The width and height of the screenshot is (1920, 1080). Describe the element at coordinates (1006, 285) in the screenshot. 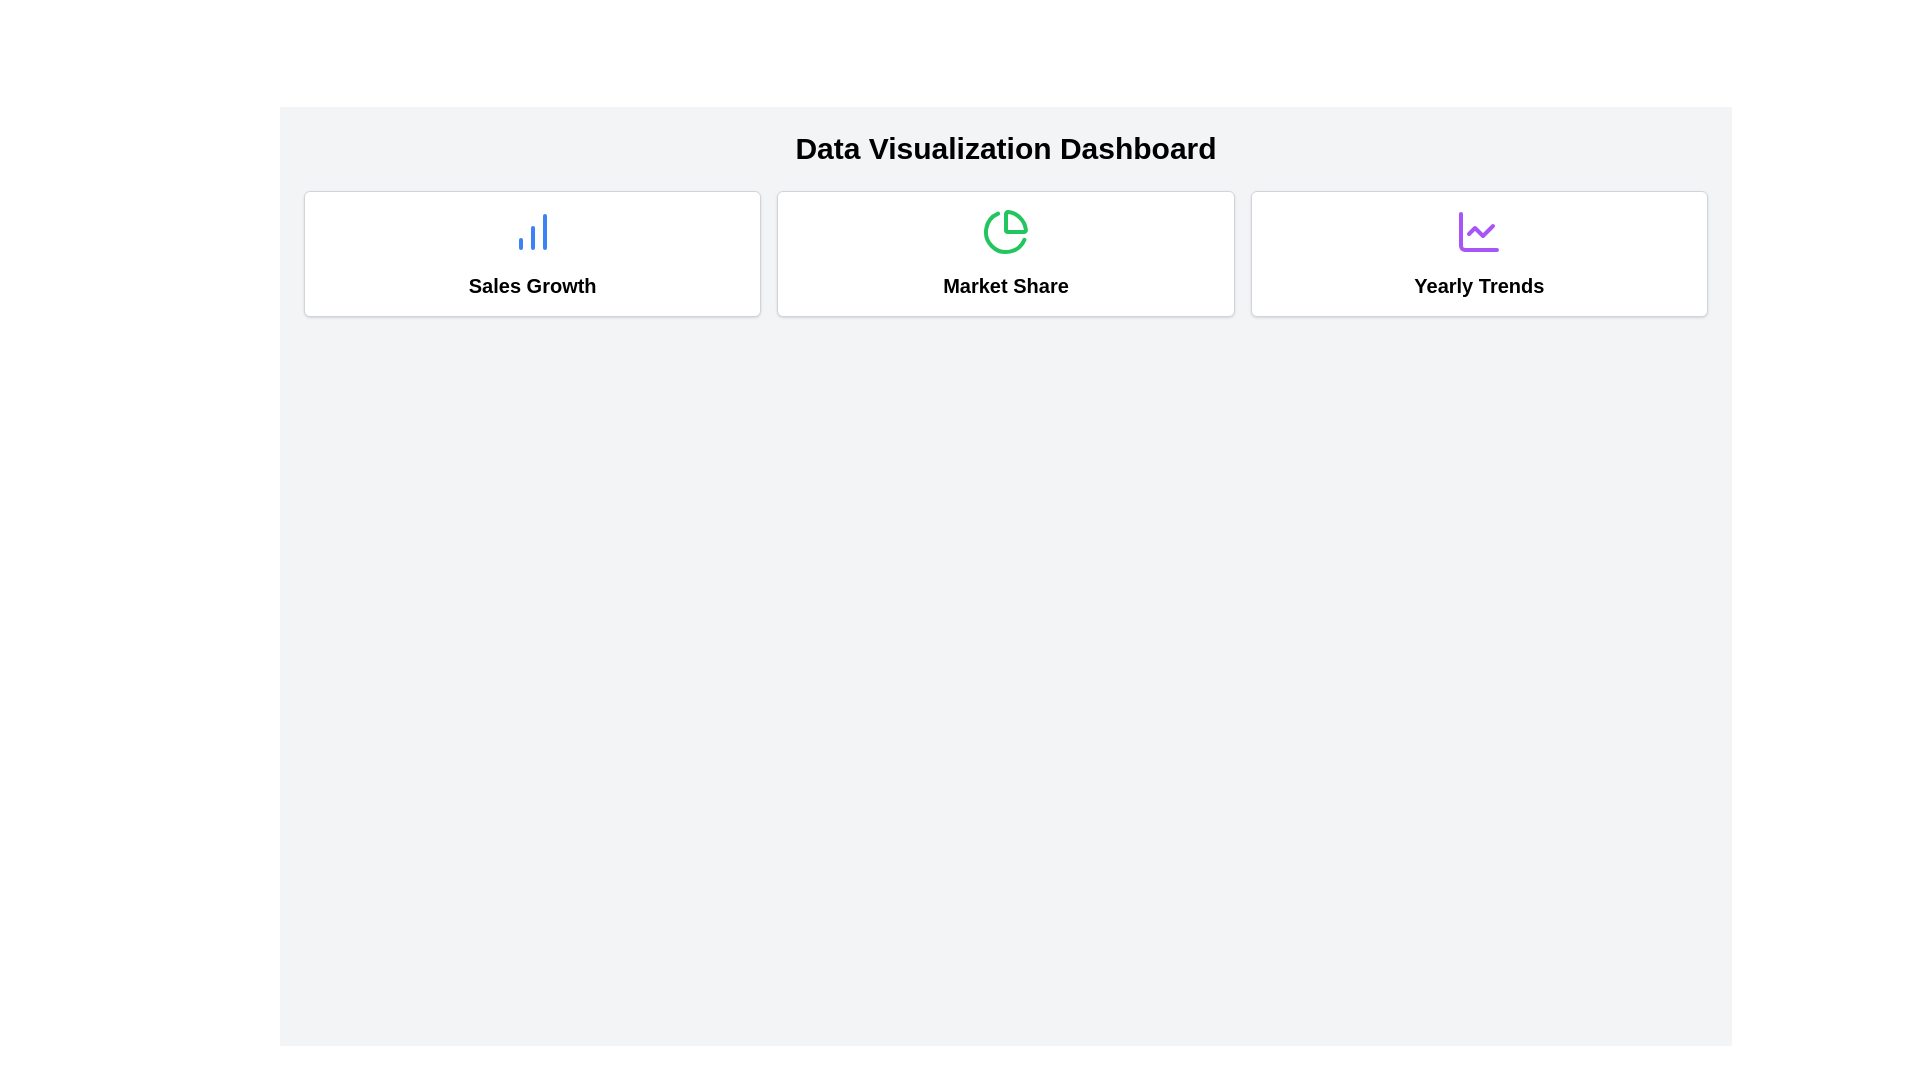

I see `the 'Market Share' label, which is styled with bold text and is positioned below the pie chart icon in the central box of the layout` at that location.